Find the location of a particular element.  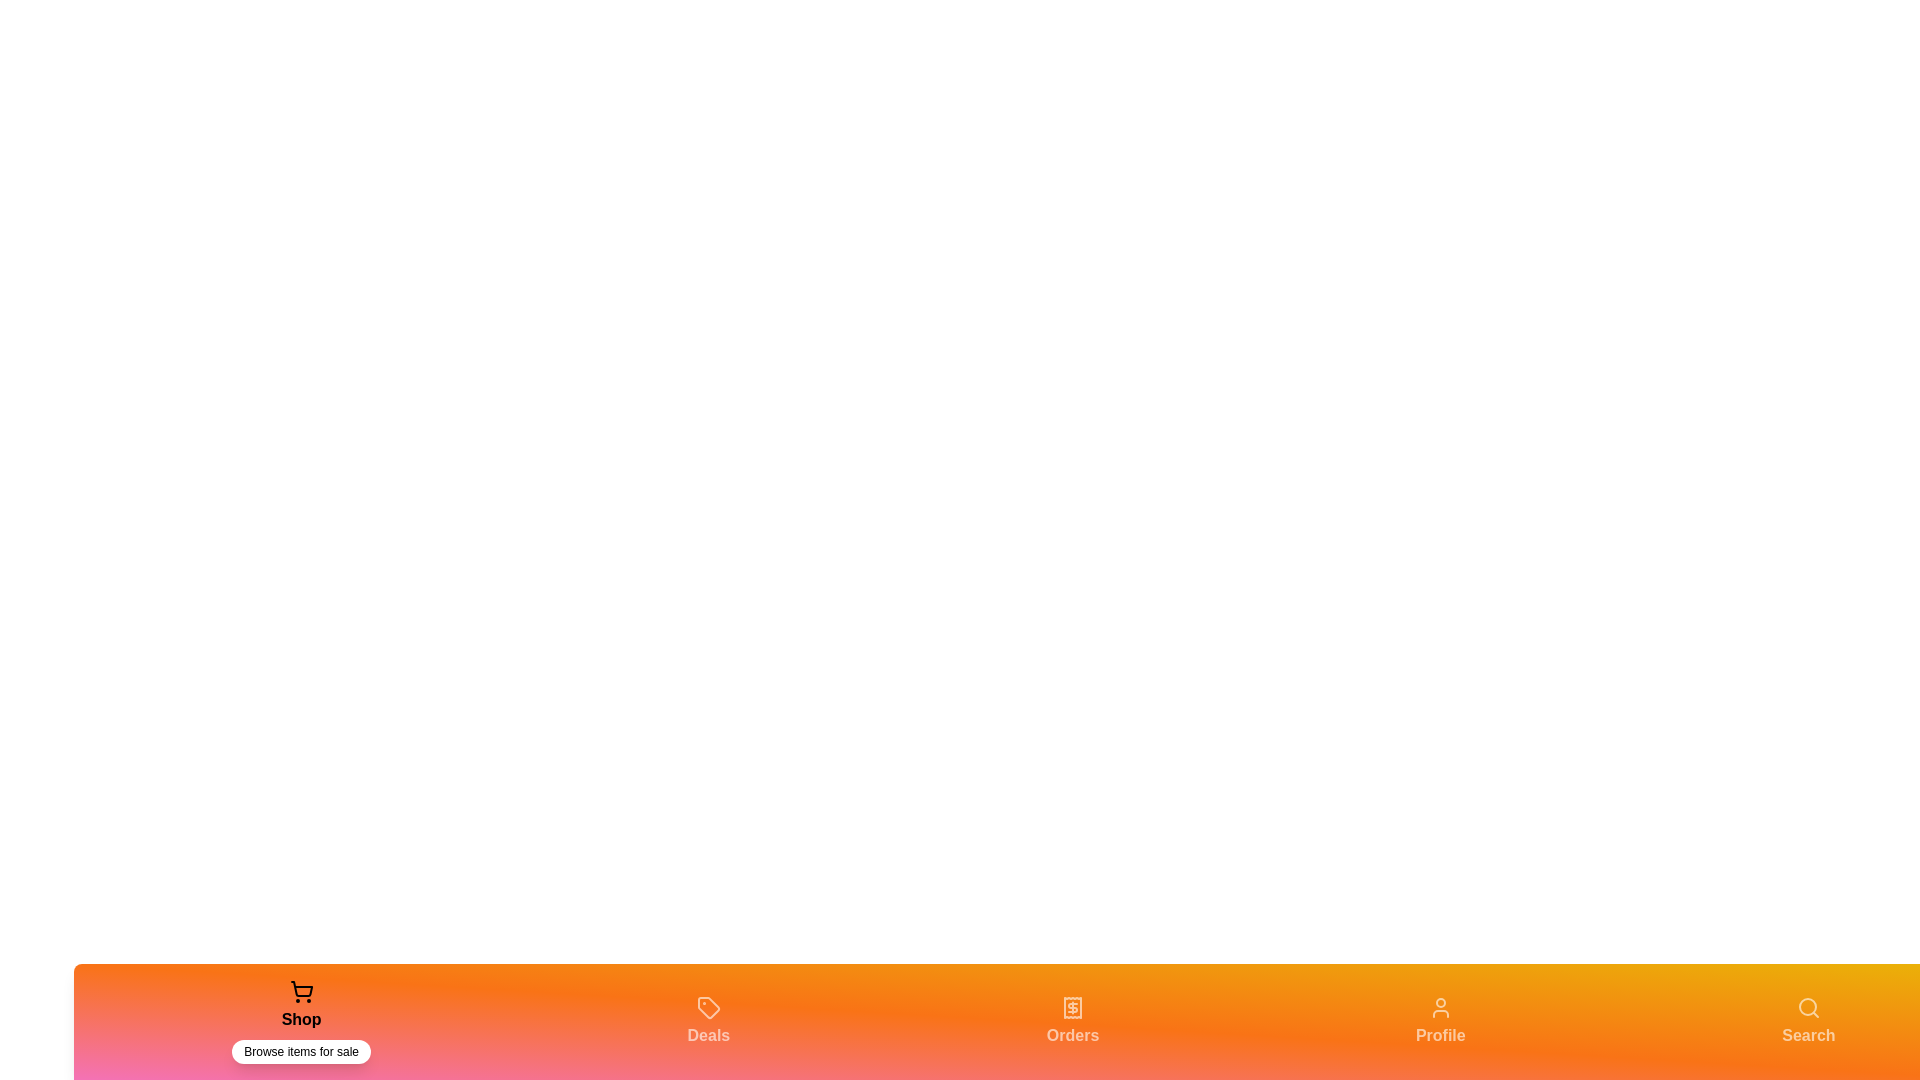

the tab labeled 'Profile' to view its description is located at coordinates (1440, 1022).